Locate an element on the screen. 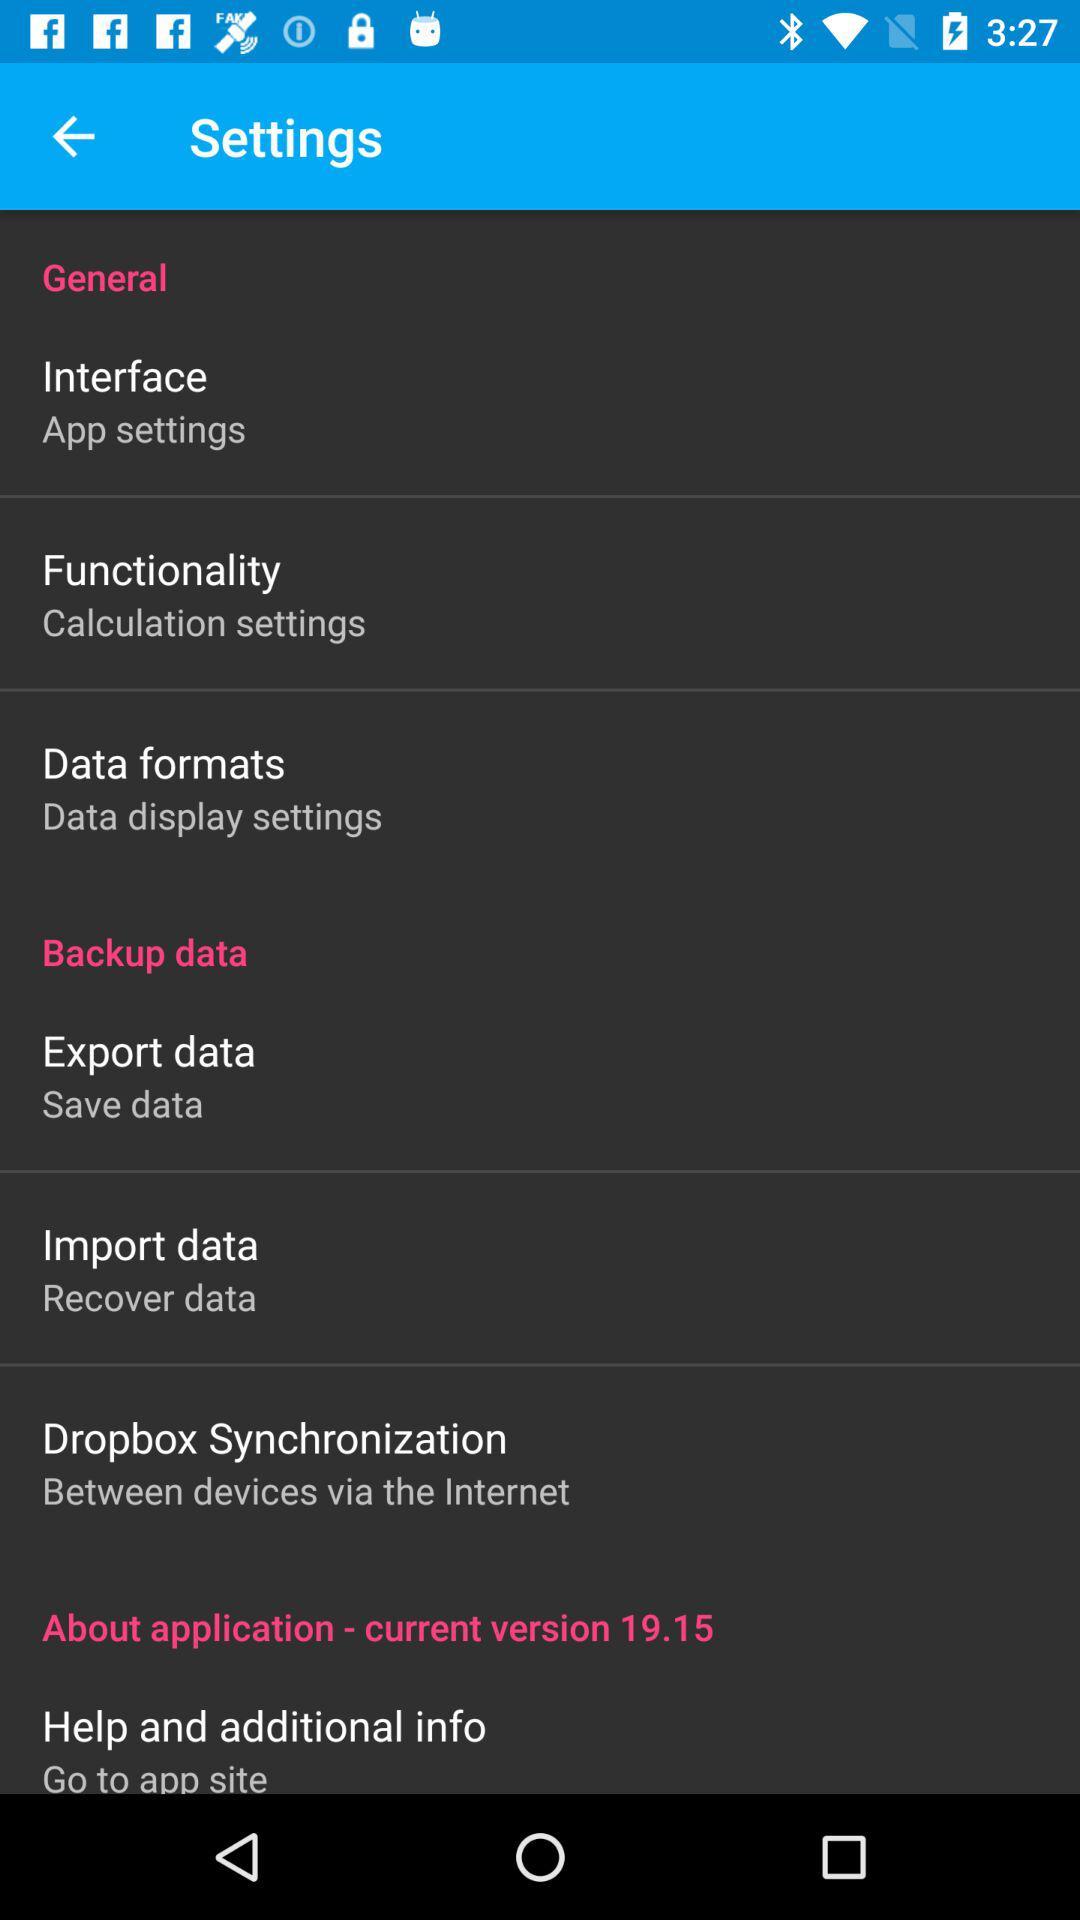  the general icon is located at coordinates (540, 254).